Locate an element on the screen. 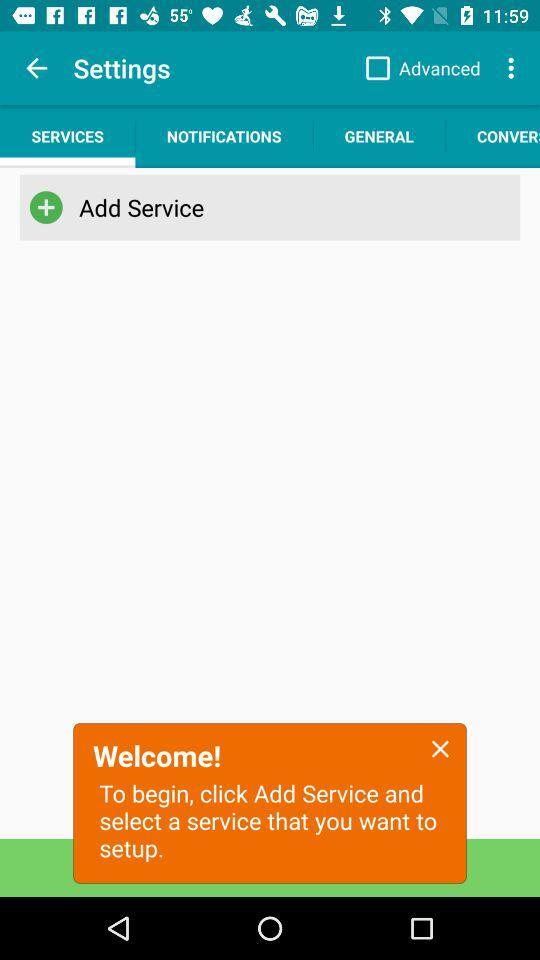 This screenshot has width=540, height=960. the close button is located at coordinates (440, 747).